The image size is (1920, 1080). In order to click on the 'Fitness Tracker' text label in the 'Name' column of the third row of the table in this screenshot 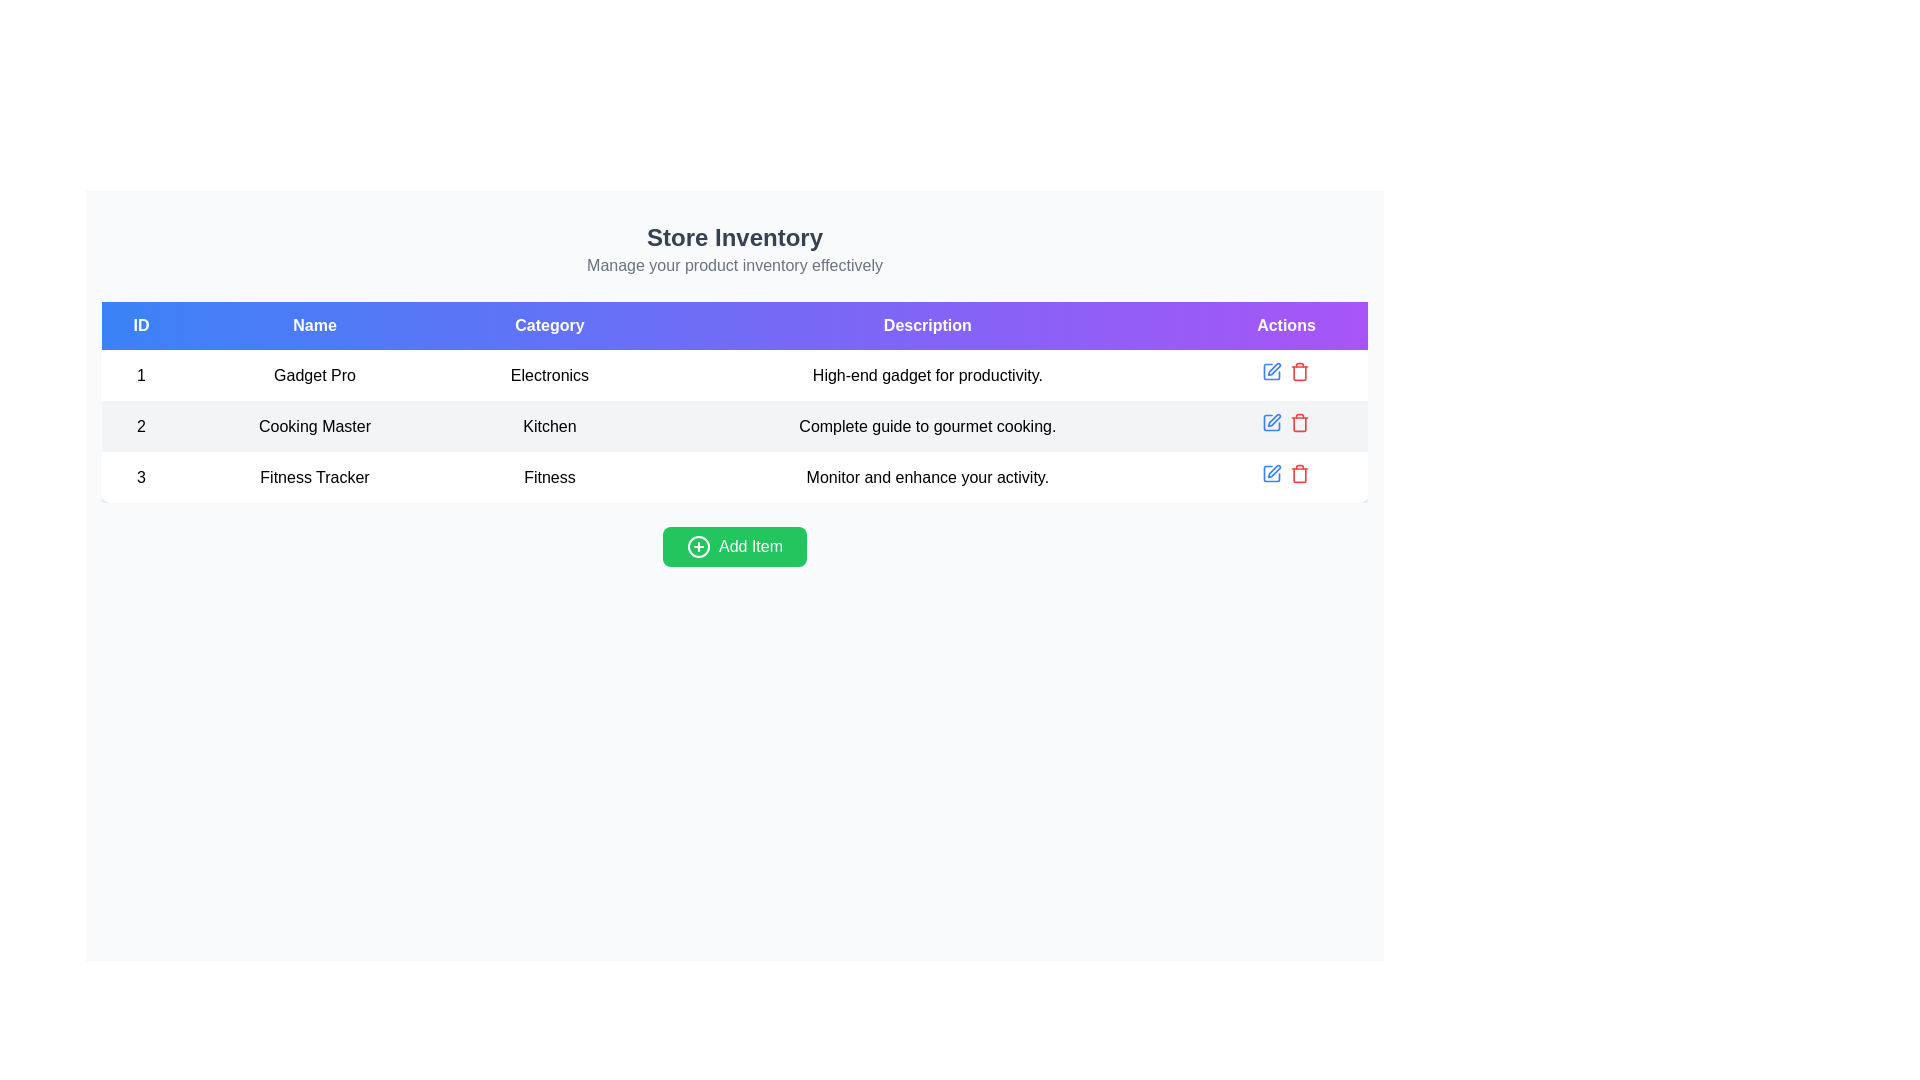, I will do `click(314, 477)`.